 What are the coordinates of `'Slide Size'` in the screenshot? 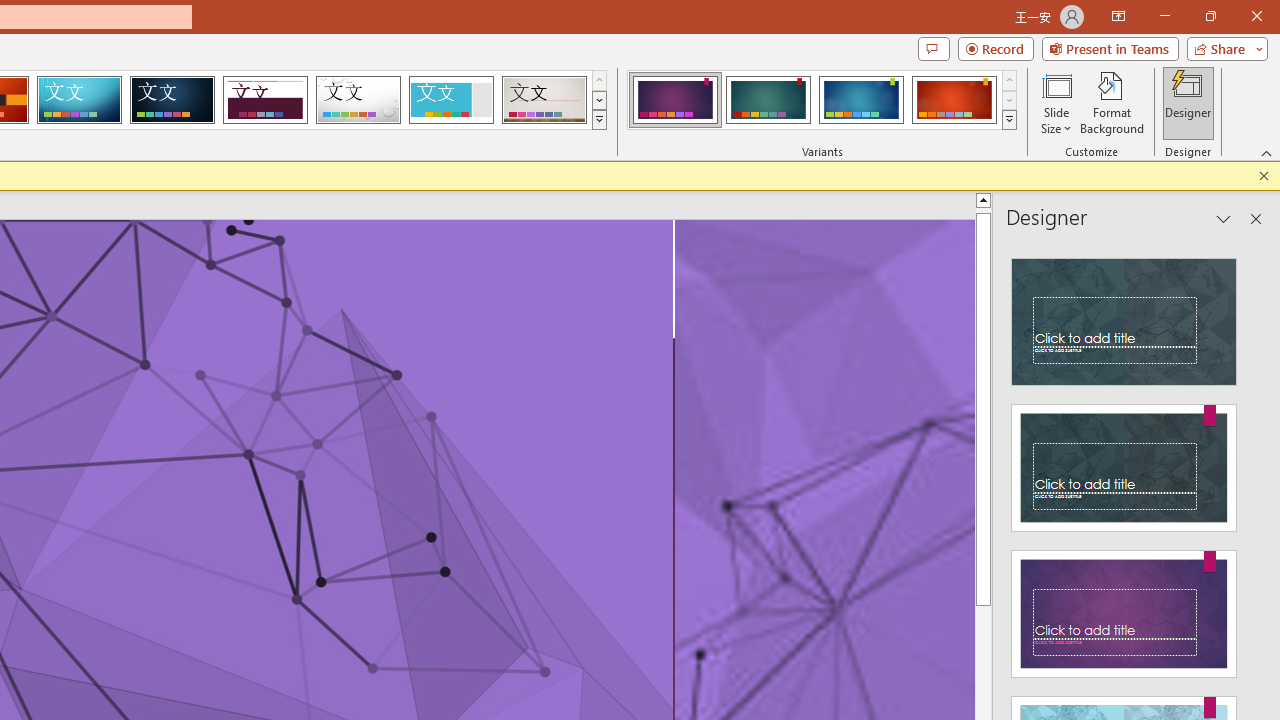 It's located at (1055, 103).